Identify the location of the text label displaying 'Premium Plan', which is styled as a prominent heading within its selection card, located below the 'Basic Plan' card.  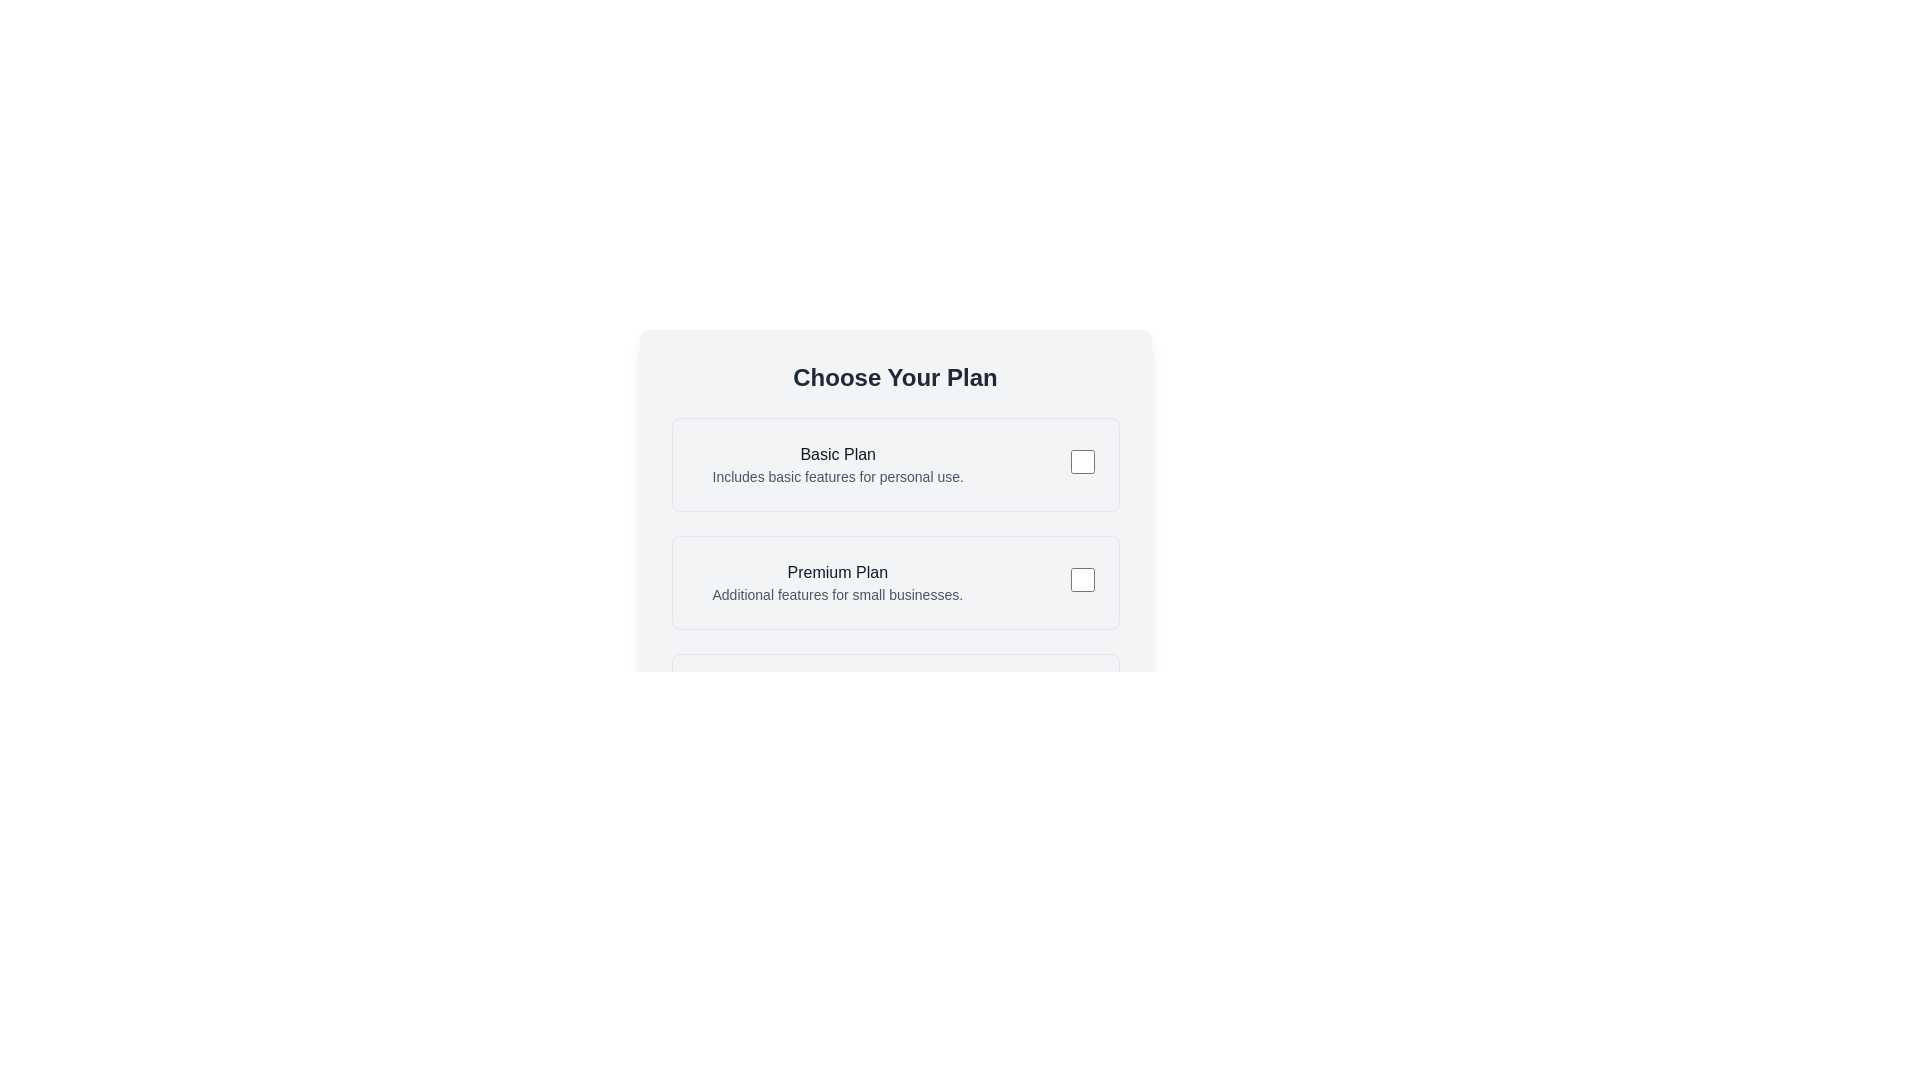
(837, 573).